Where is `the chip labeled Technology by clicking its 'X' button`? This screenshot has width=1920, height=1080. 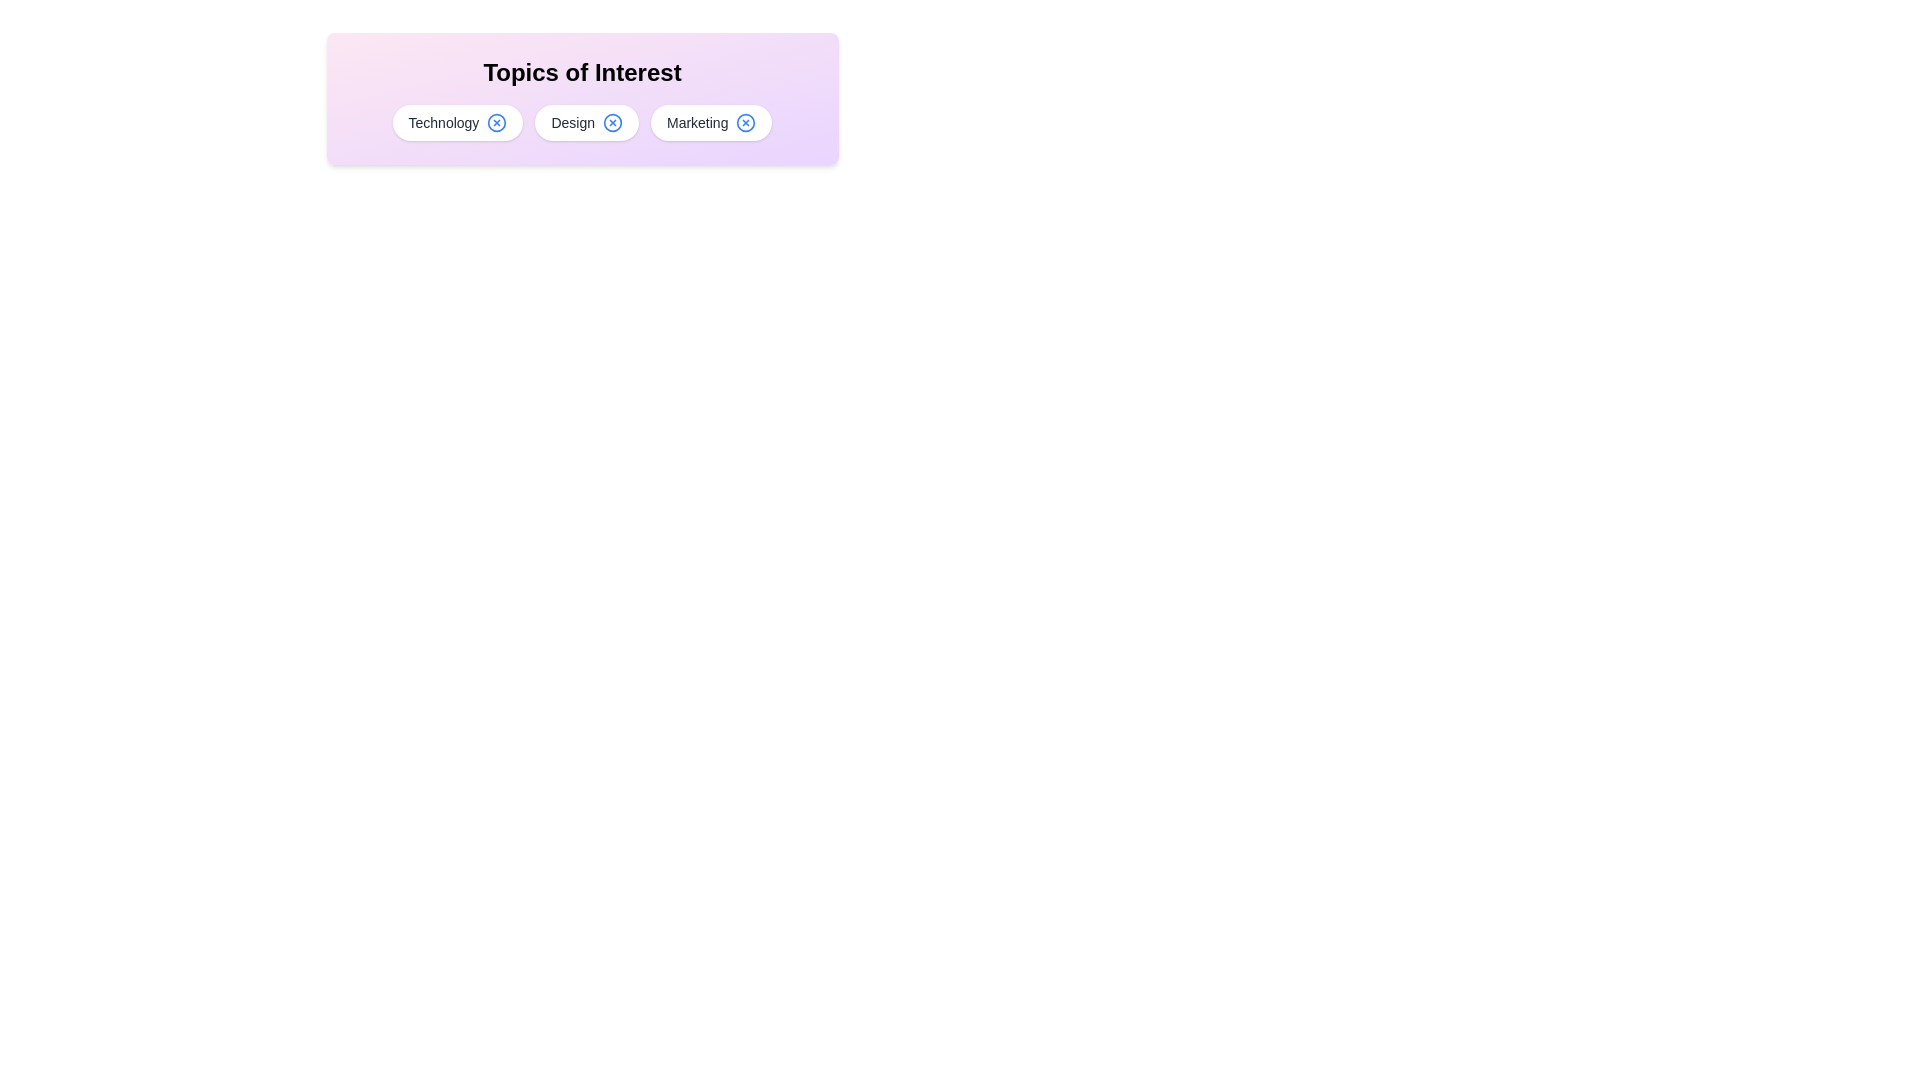
the chip labeled Technology by clicking its 'X' button is located at coordinates (497, 123).